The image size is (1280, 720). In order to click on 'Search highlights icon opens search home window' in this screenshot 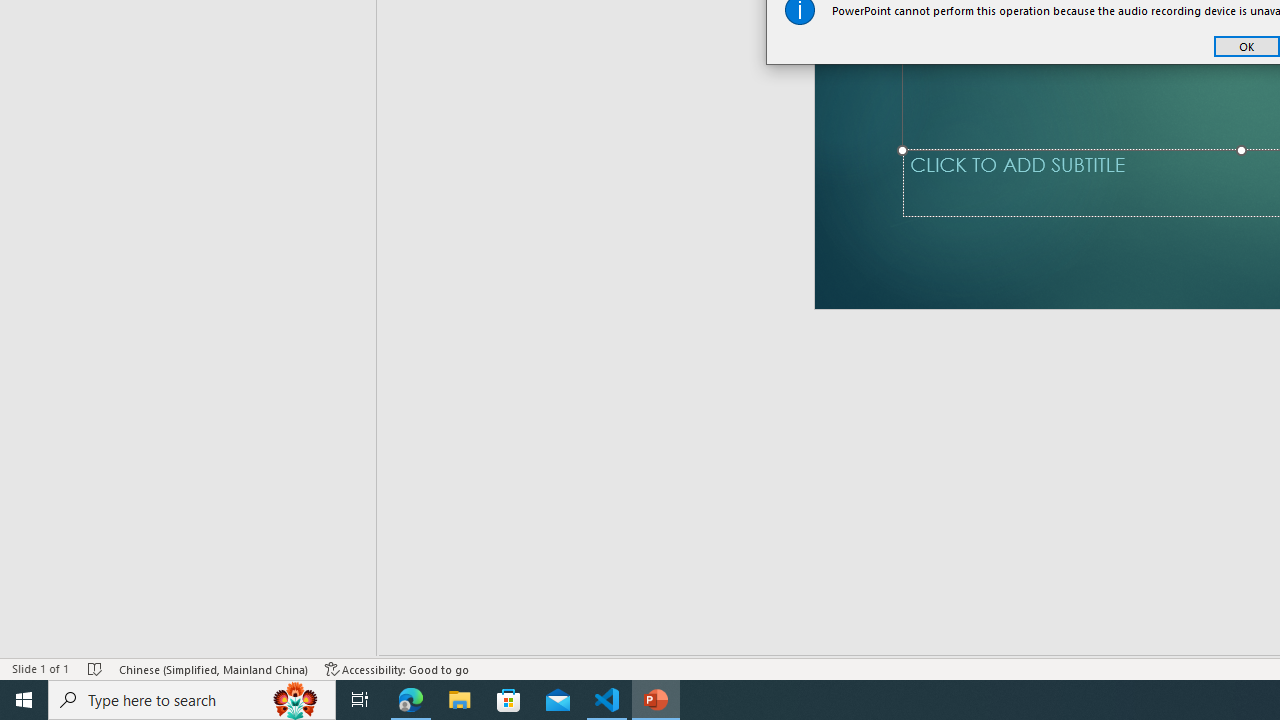, I will do `click(294, 698)`.